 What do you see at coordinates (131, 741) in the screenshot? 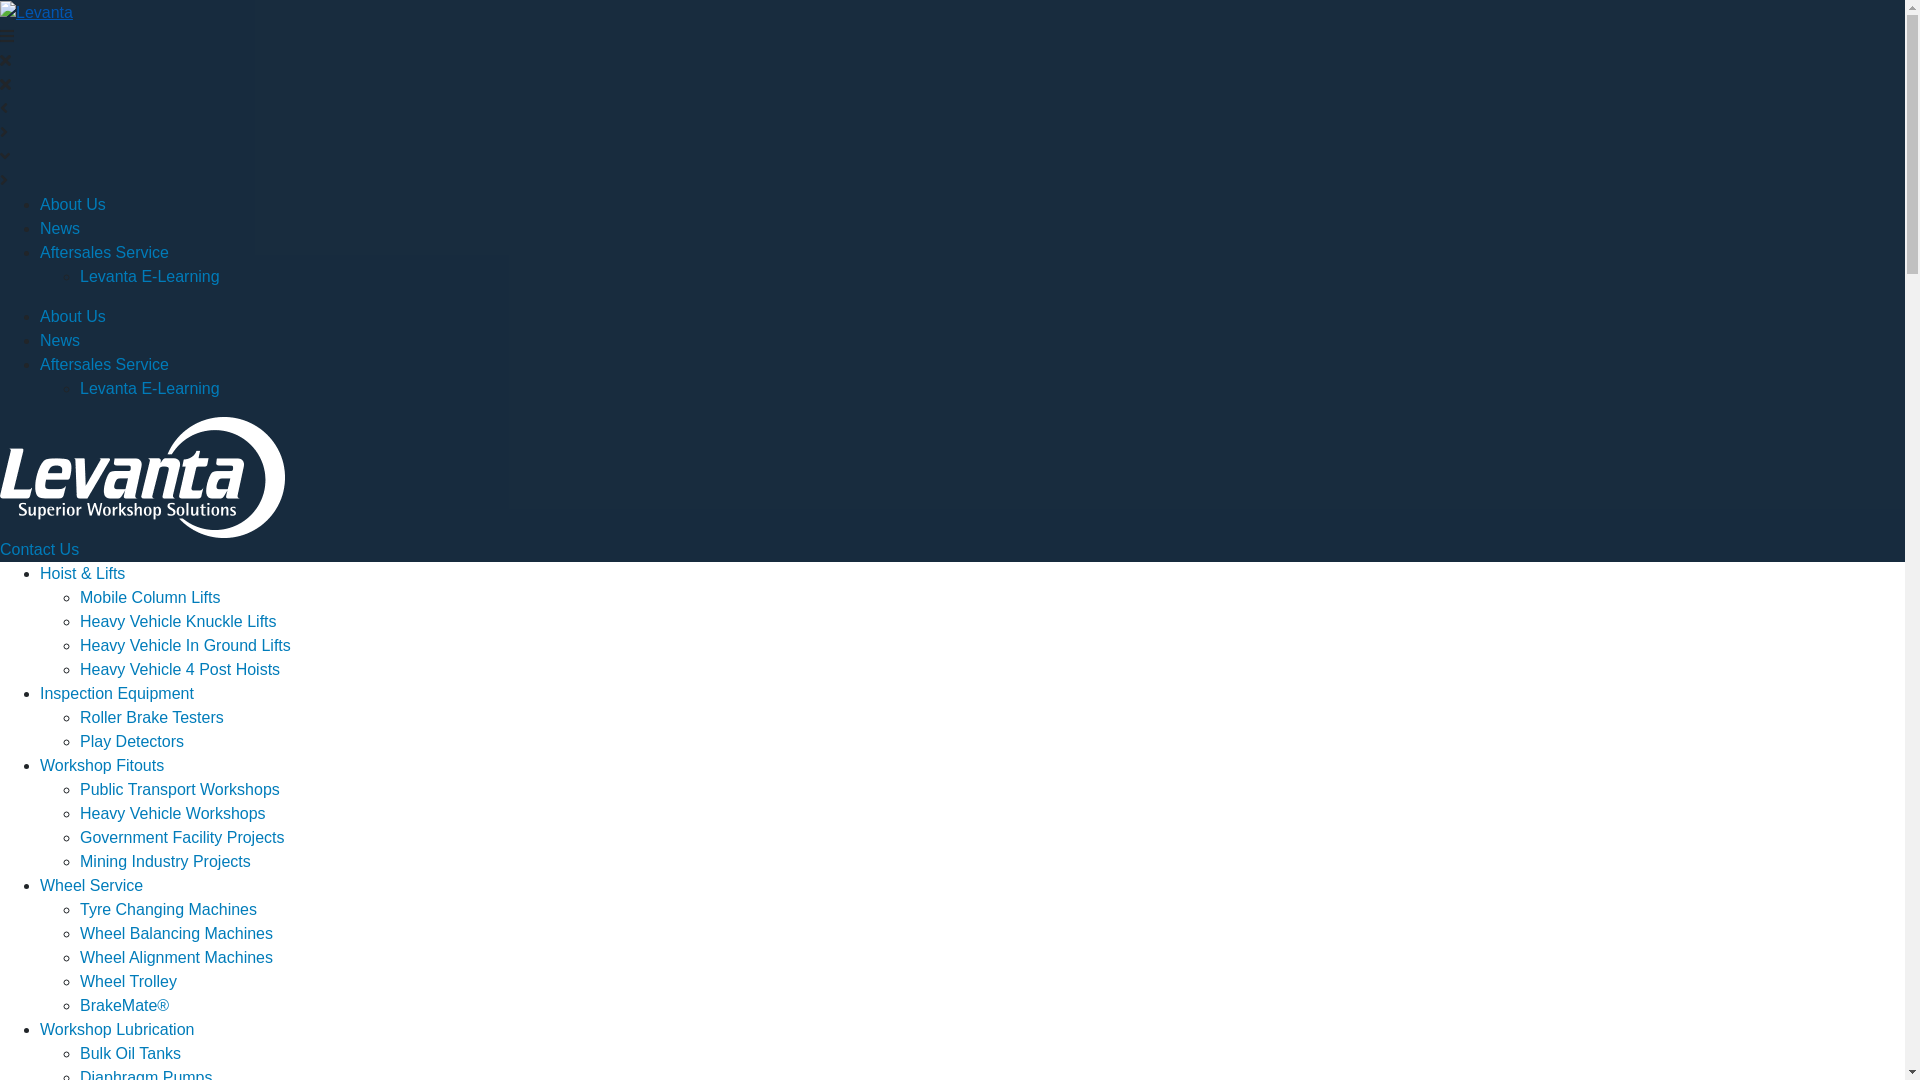
I see `'Play Detectors'` at bounding box center [131, 741].